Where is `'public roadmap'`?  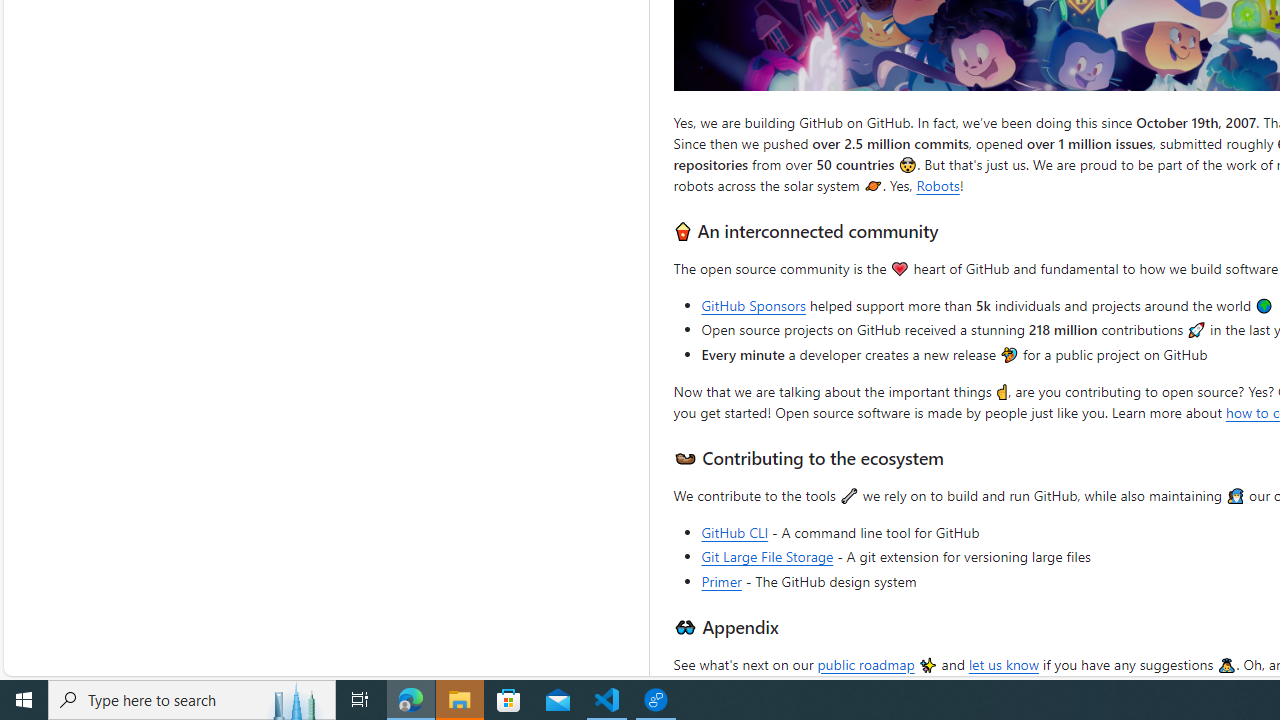 'public roadmap' is located at coordinates (865, 663).